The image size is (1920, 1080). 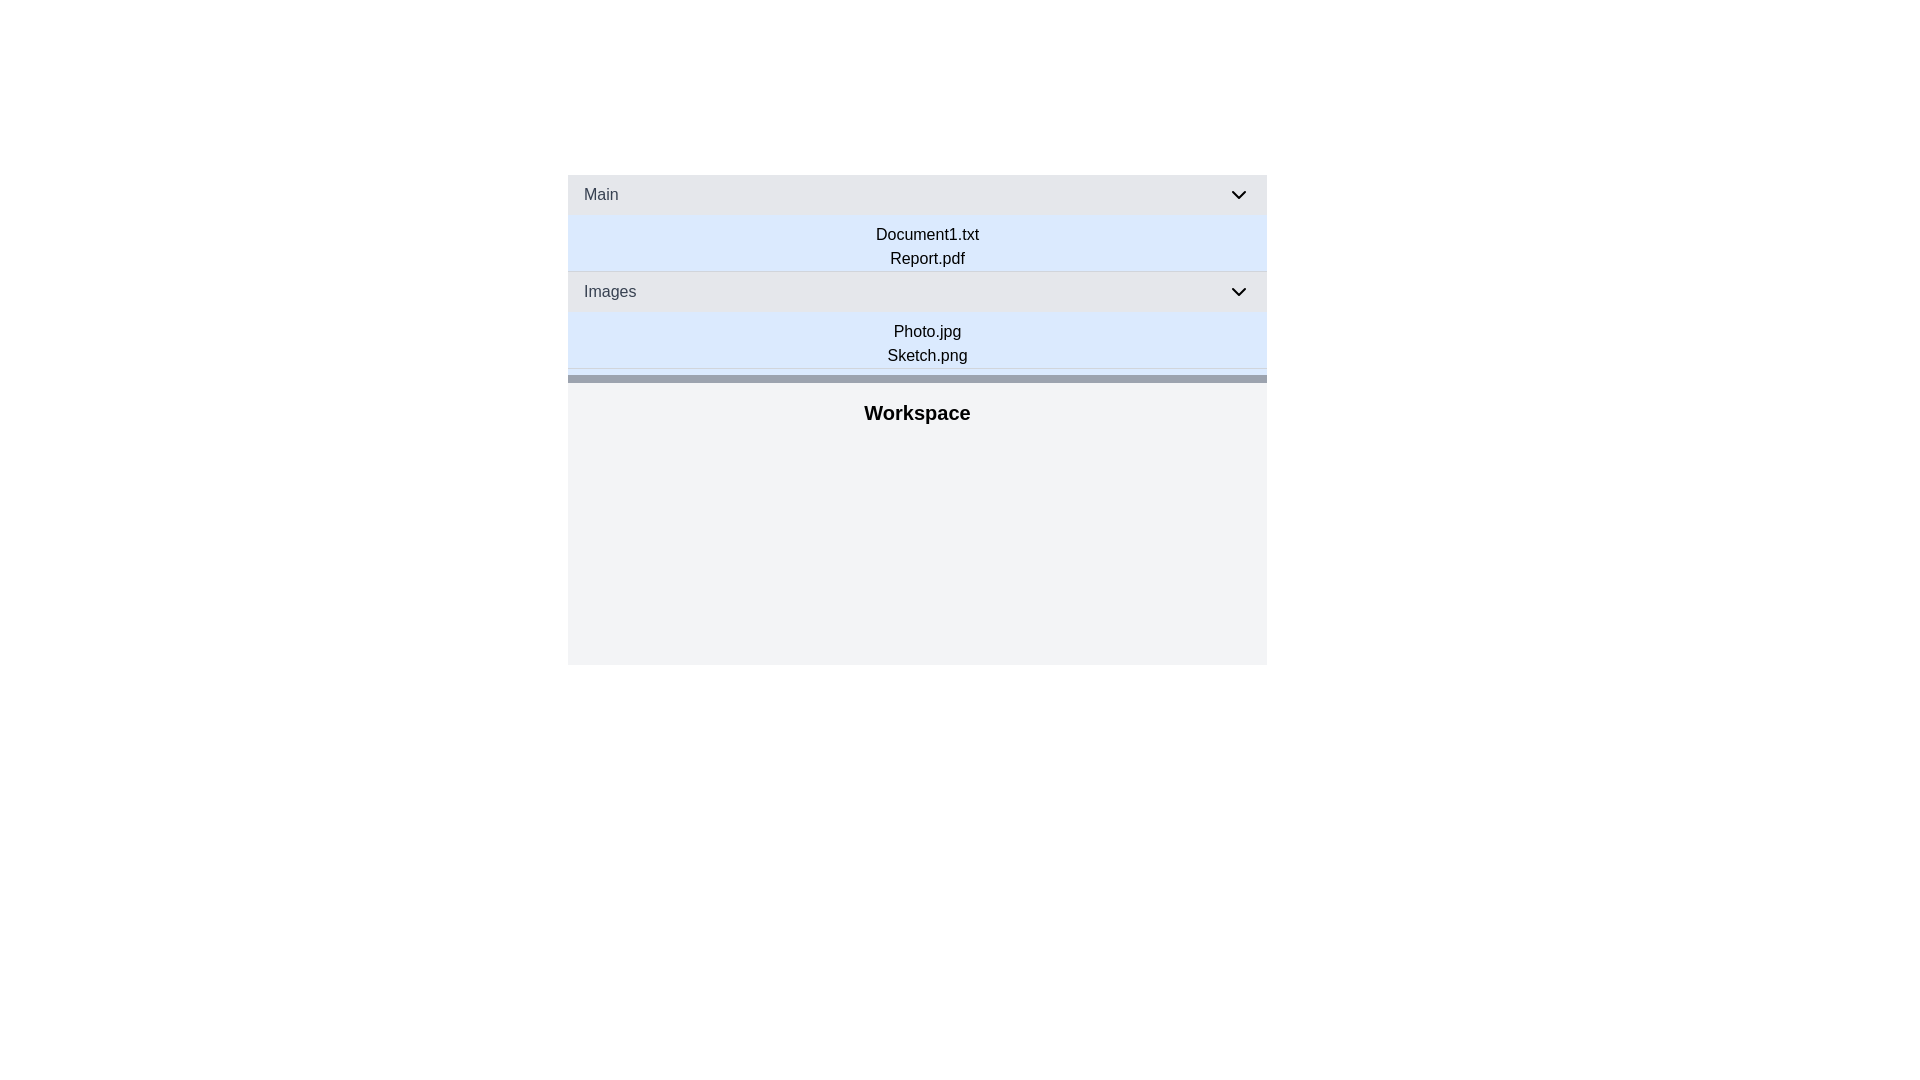 What do you see at coordinates (1237, 292) in the screenshot?
I see `the small downwards-pointing chevron icon next to the word 'Images'` at bounding box center [1237, 292].